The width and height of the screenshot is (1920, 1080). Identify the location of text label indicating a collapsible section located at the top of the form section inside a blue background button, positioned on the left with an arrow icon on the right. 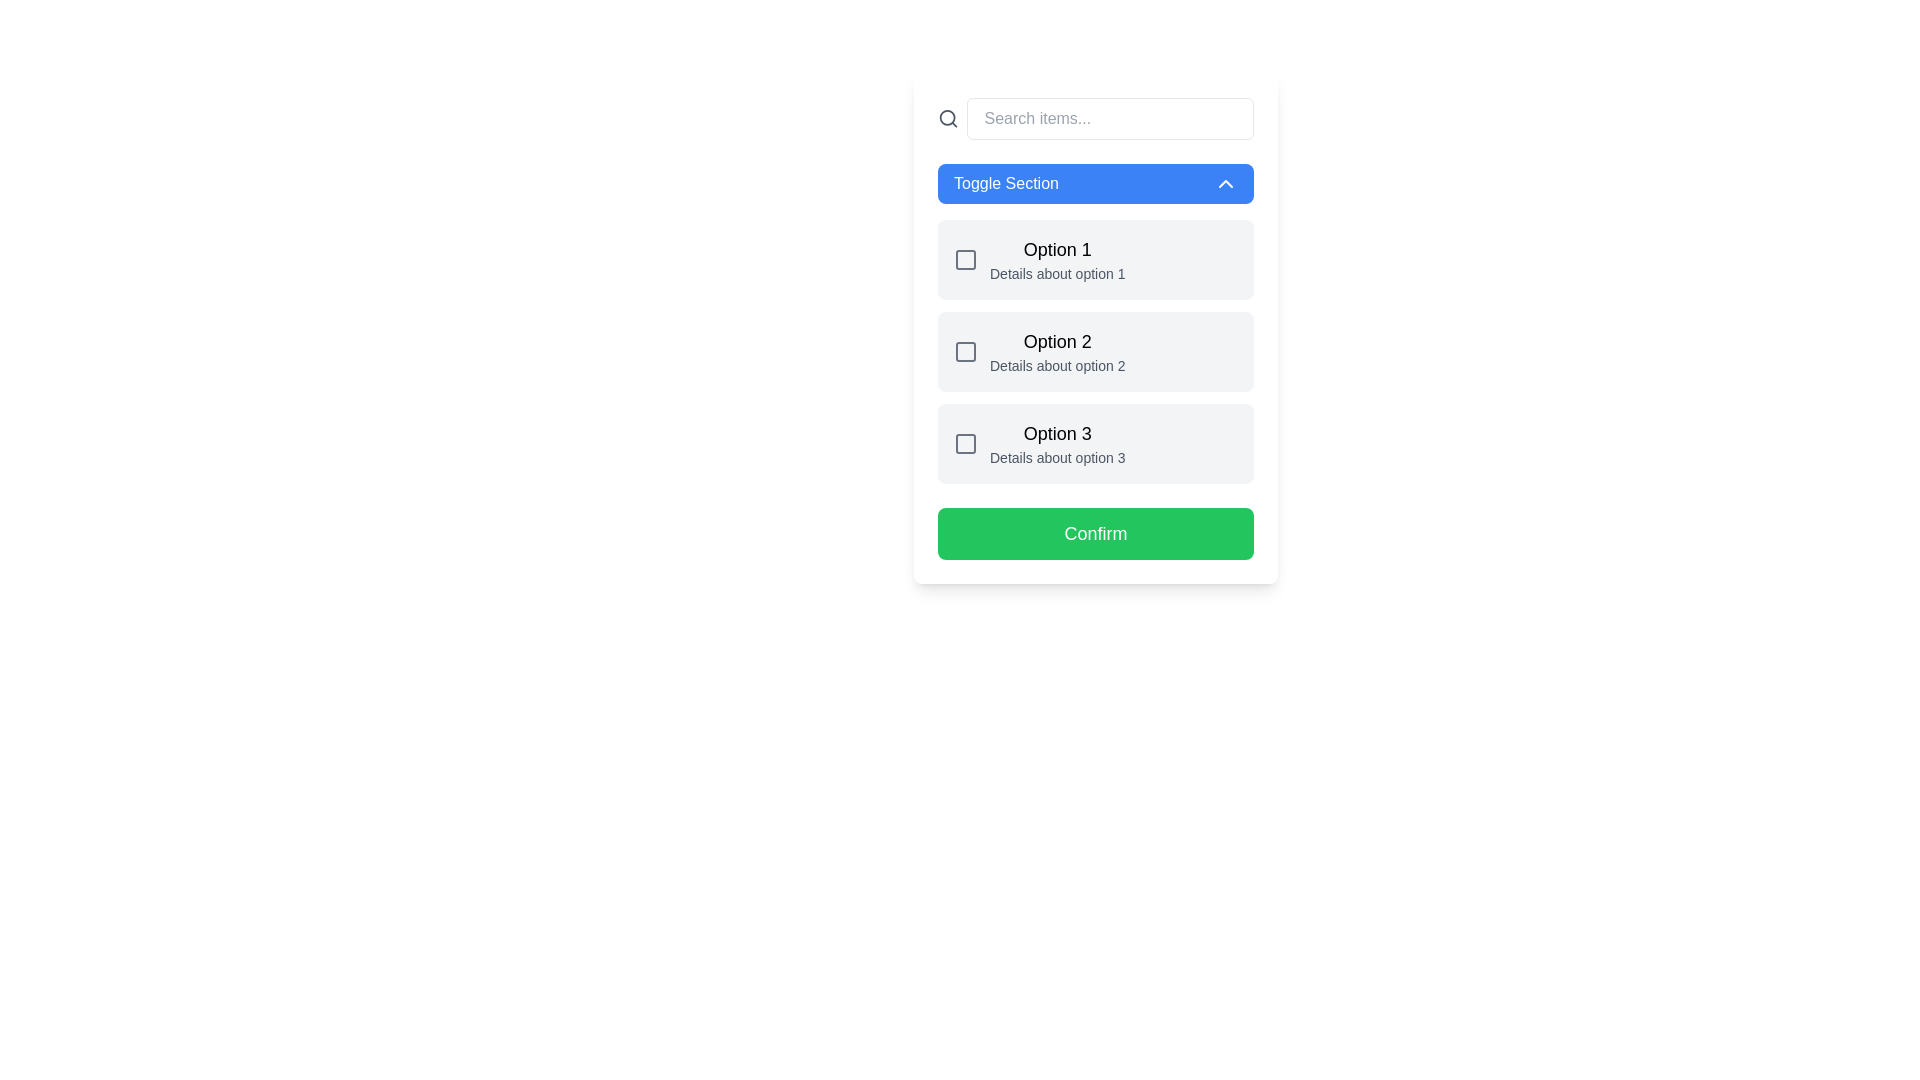
(1006, 184).